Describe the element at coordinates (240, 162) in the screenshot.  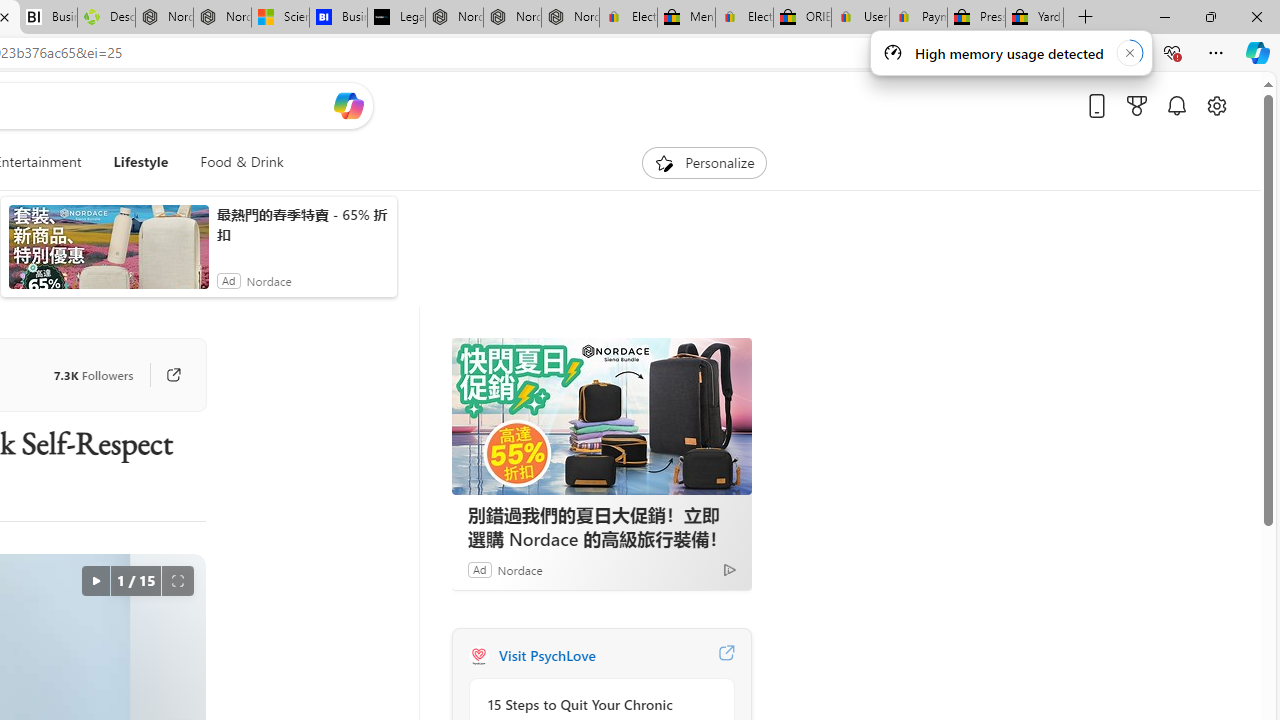
I see `'Food & Drink'` at that location.